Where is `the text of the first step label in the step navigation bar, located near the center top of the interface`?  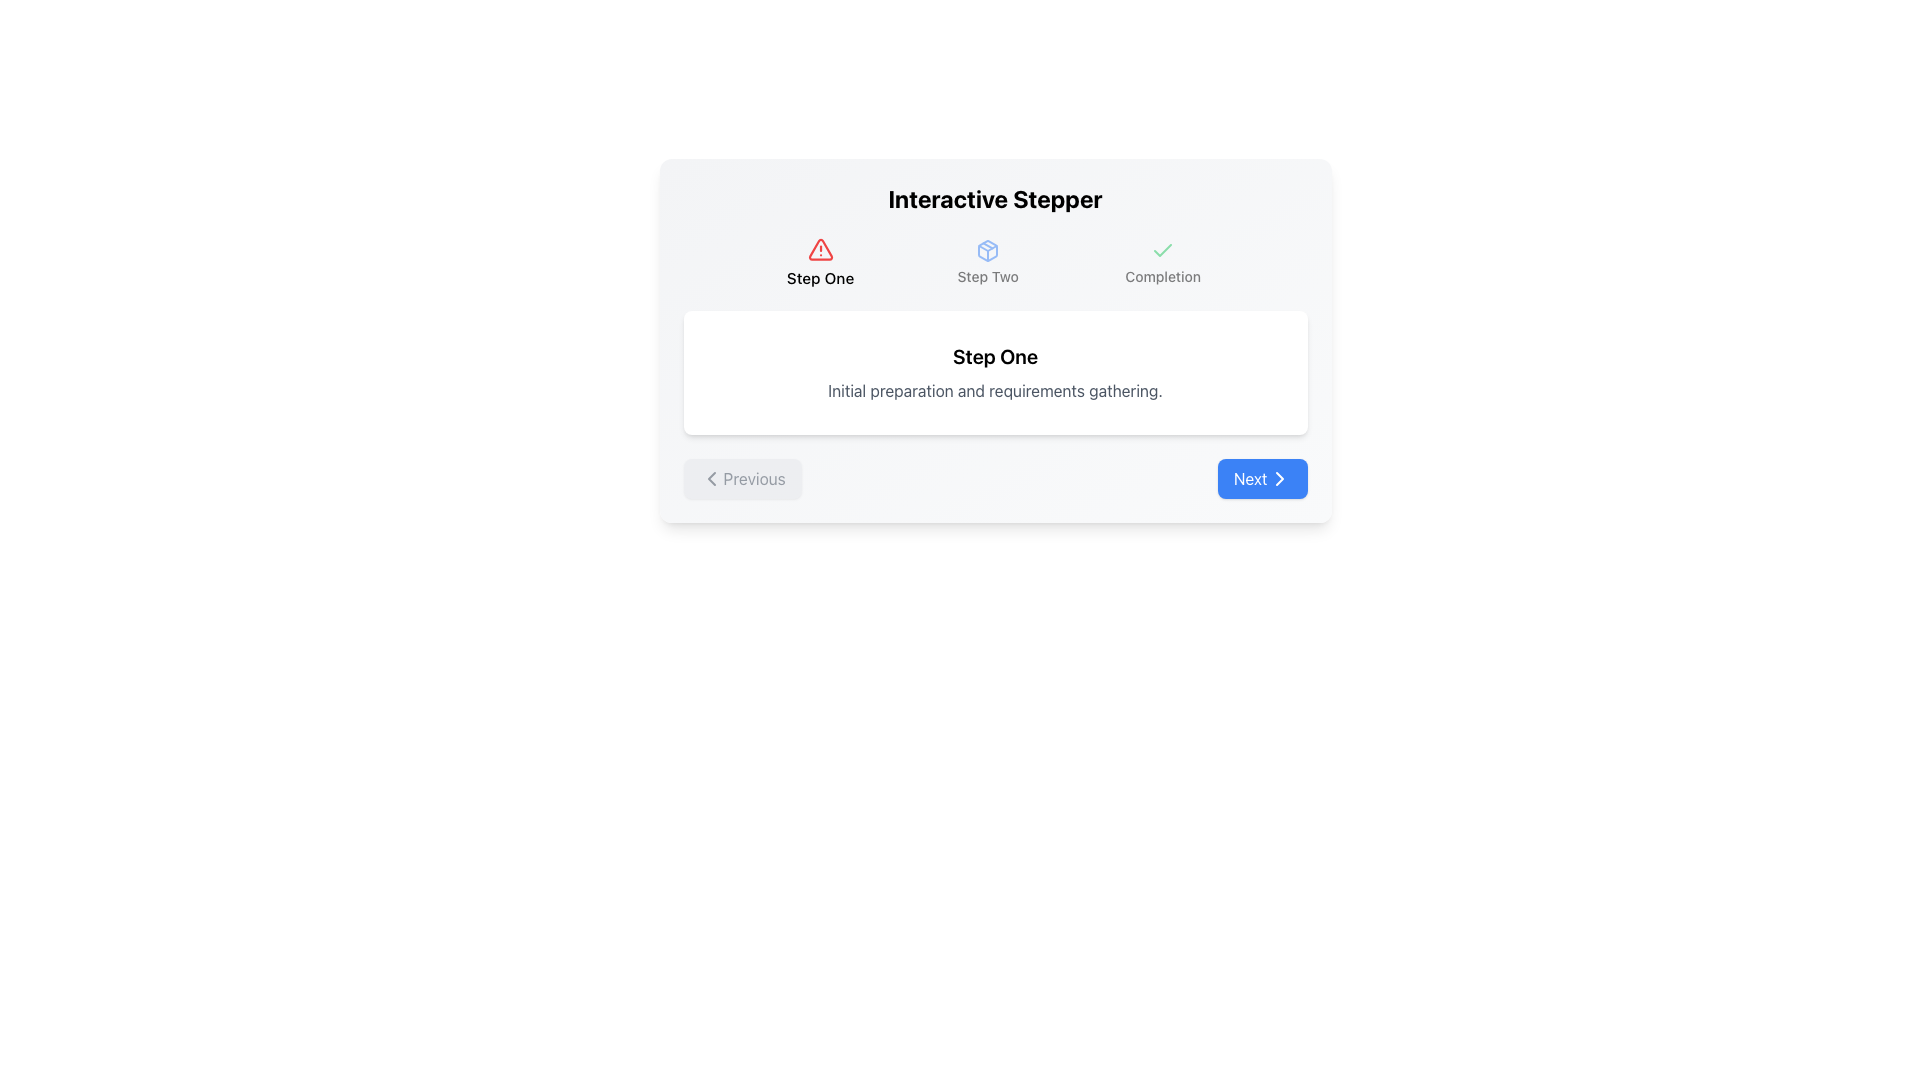
the text of the first step label in the step navigation bar, located near the center top of the interface is located at coordinates (820, 278).